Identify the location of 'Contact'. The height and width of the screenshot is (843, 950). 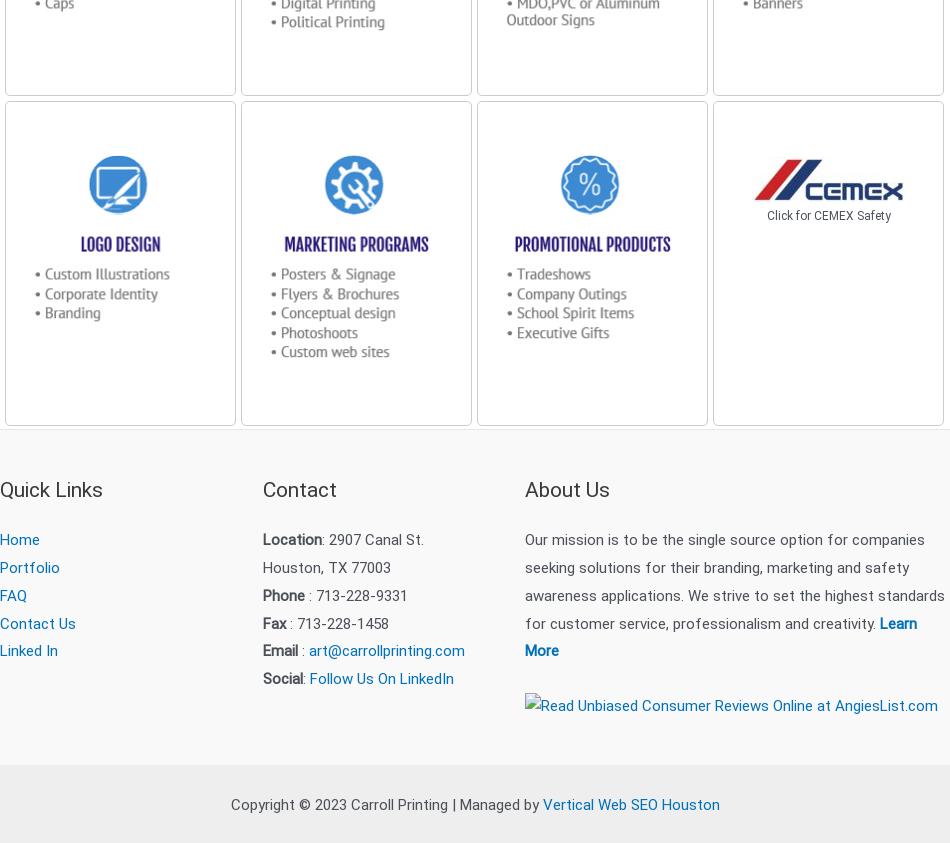
(297, 489).